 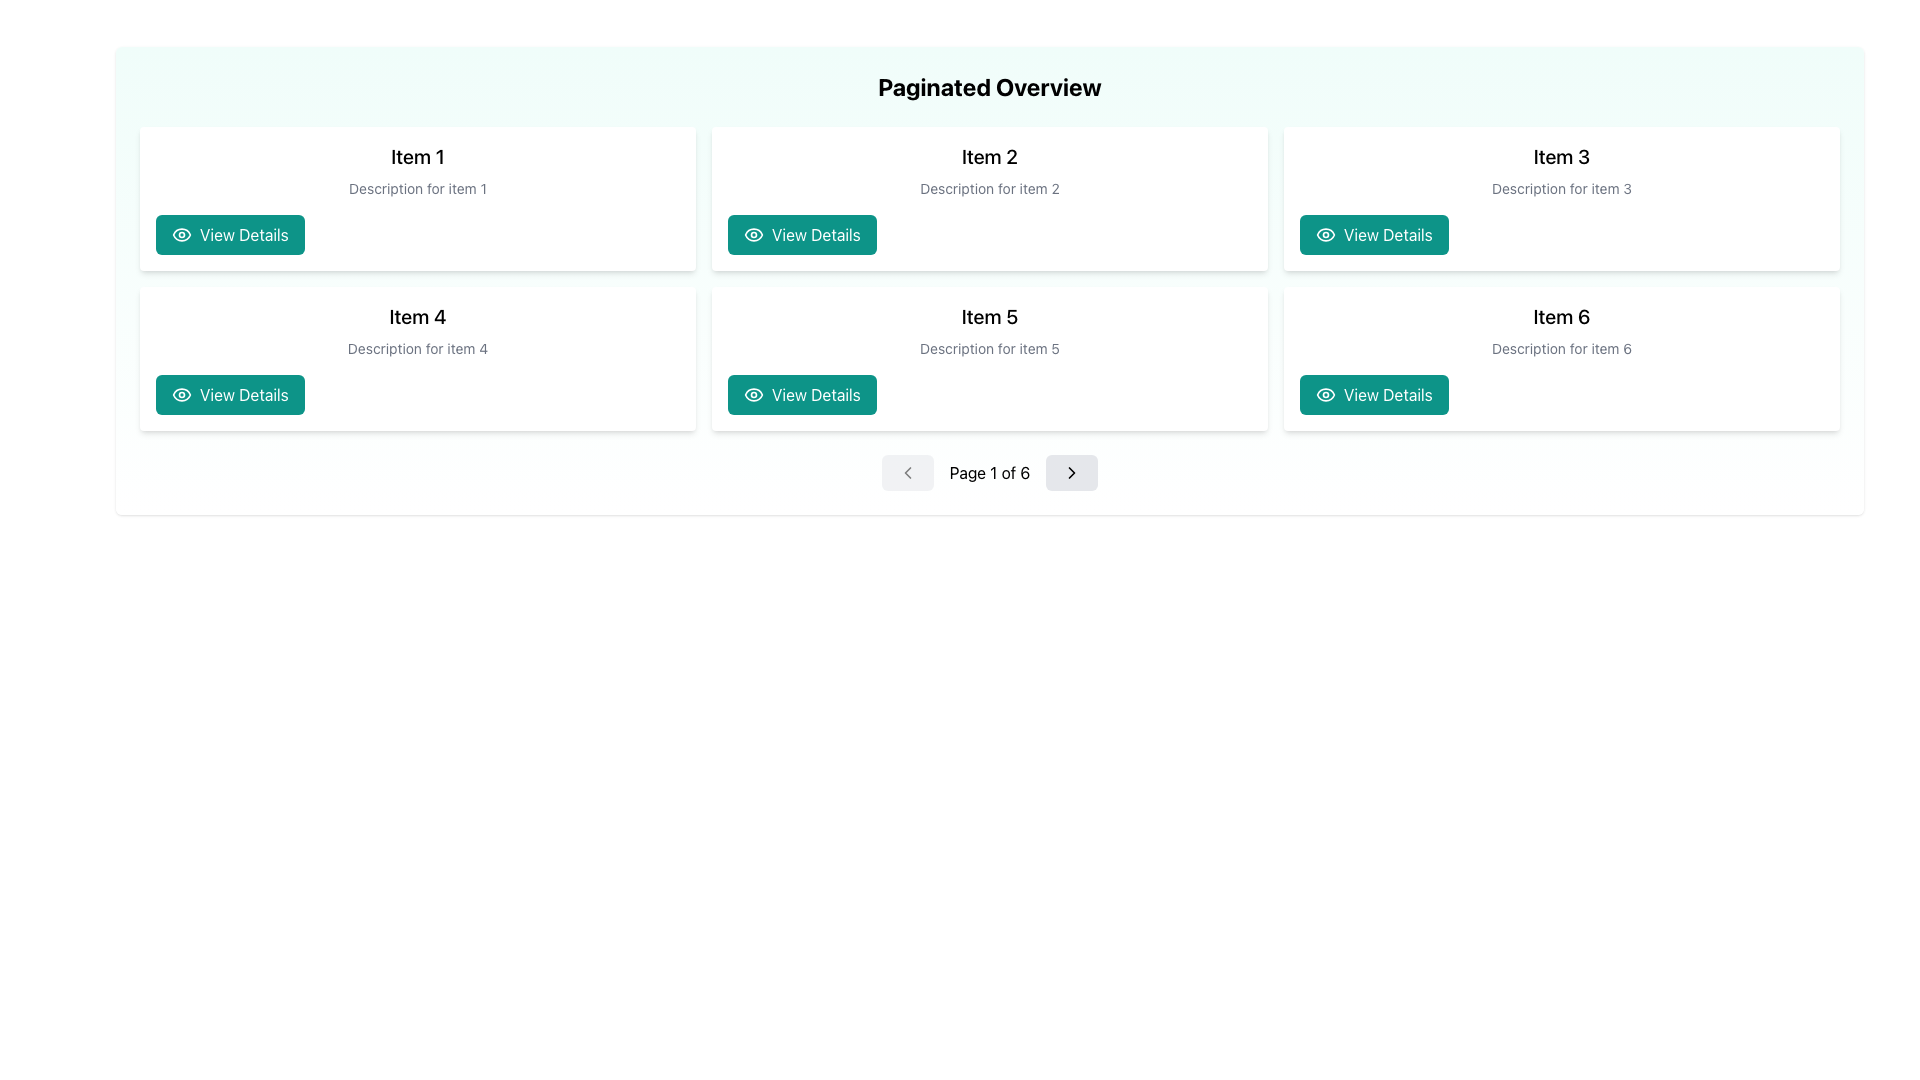 What do you see at coordinates (1071, 473) in the screenshot?
I see `the right-pointing chevron arrow button with a black outline and light gray circular background, located below the pagination control displaying 'Page 1 of 6'` at bounding box center [1071, 473].